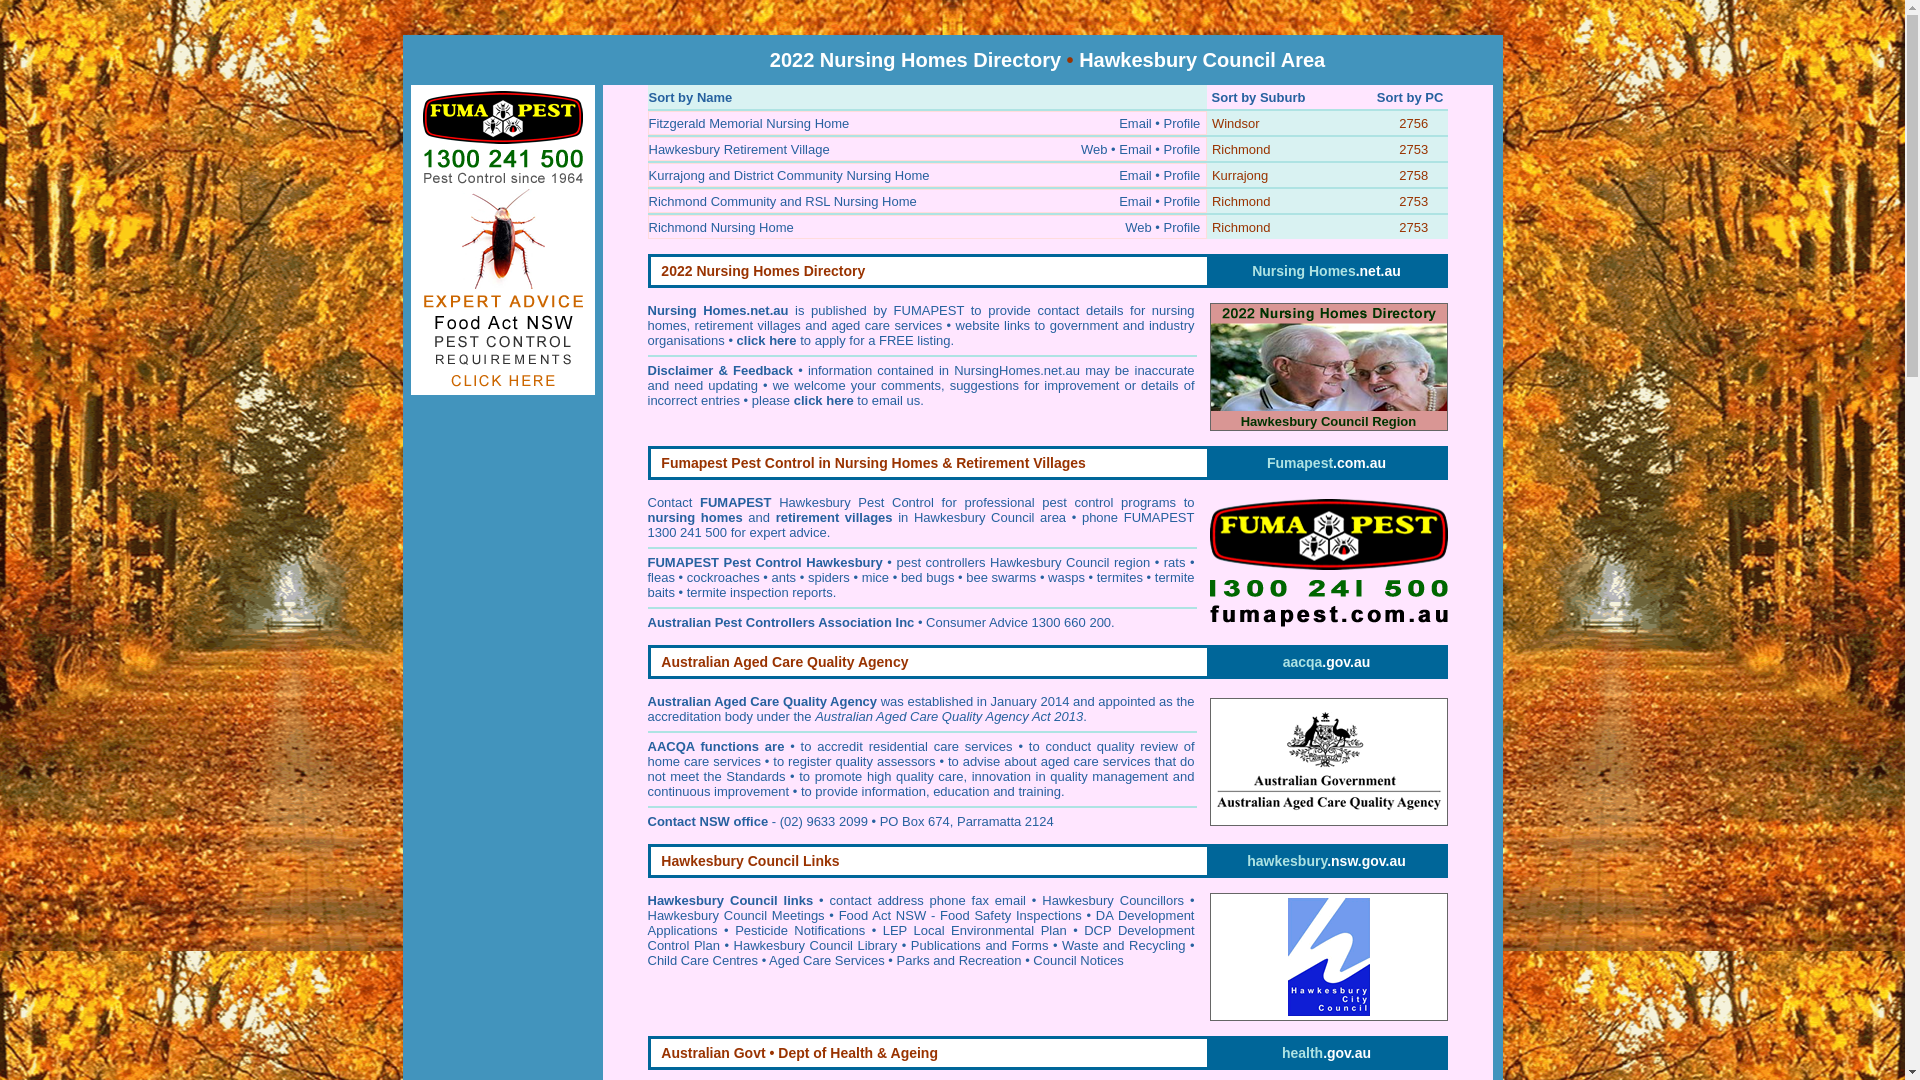 The image size is (1920, 1080). I want to click on 'termite baits', so click(920, 585).